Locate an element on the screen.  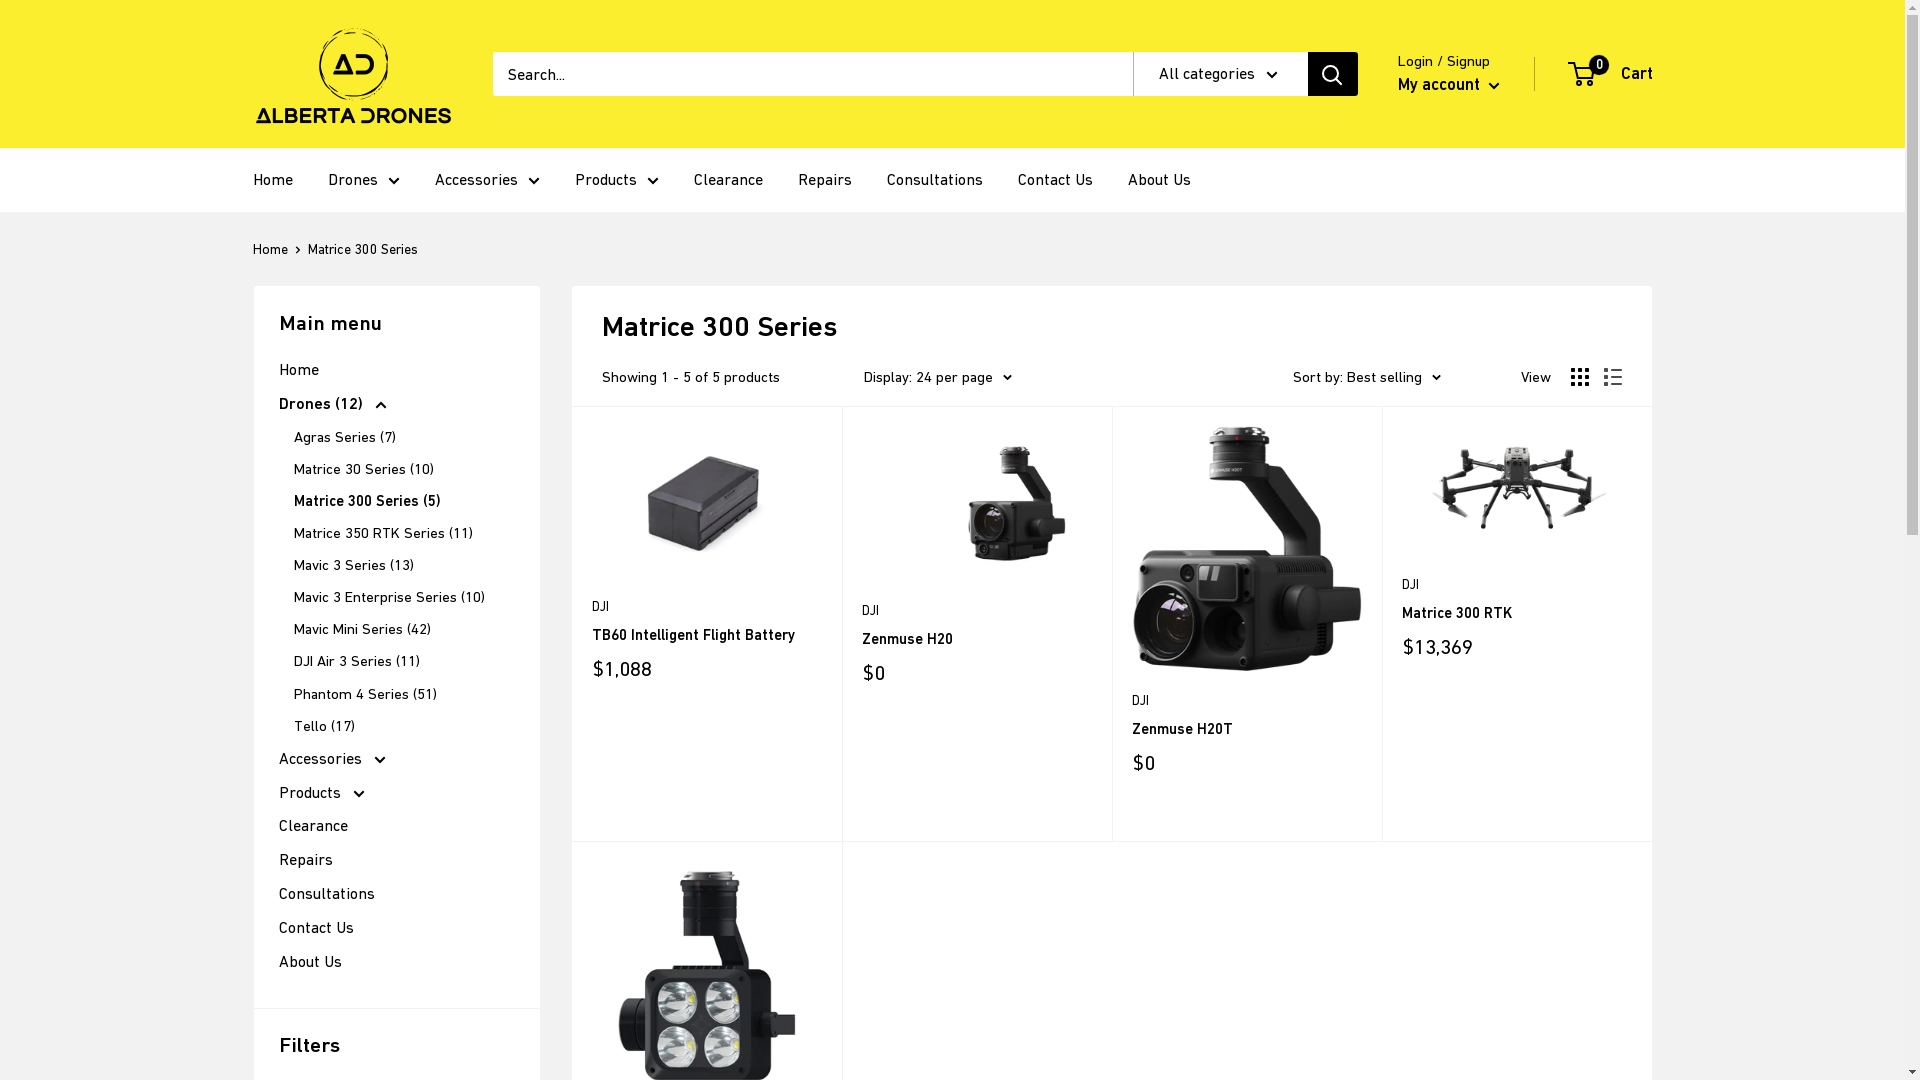
'Drones (12)' is located at coordinates (395, 404).